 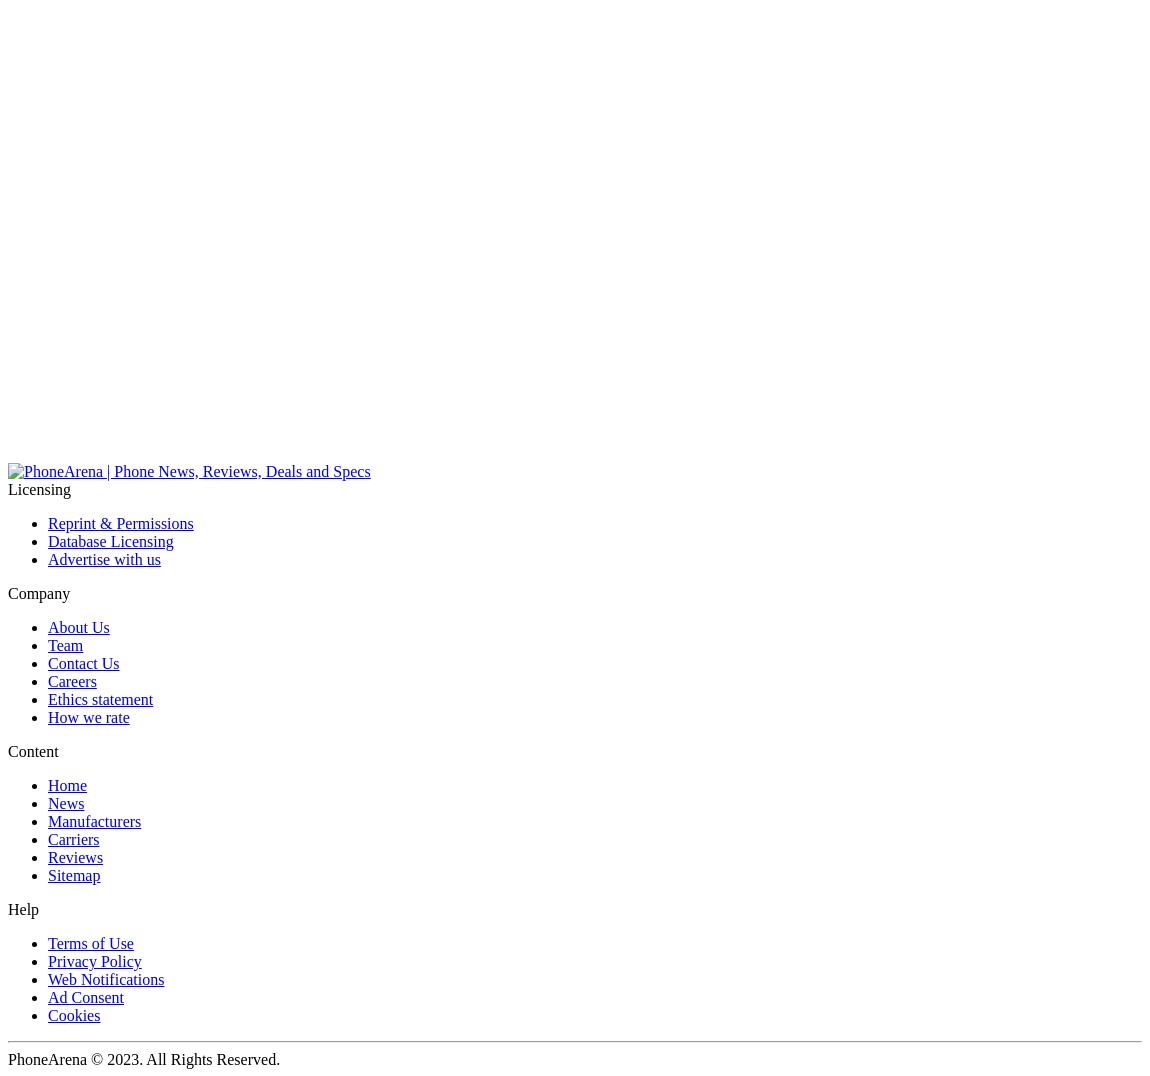 What do you see at coordinates (66, 785) in the screenshot?
I see `'Home'` at bounding box center [66, 785].